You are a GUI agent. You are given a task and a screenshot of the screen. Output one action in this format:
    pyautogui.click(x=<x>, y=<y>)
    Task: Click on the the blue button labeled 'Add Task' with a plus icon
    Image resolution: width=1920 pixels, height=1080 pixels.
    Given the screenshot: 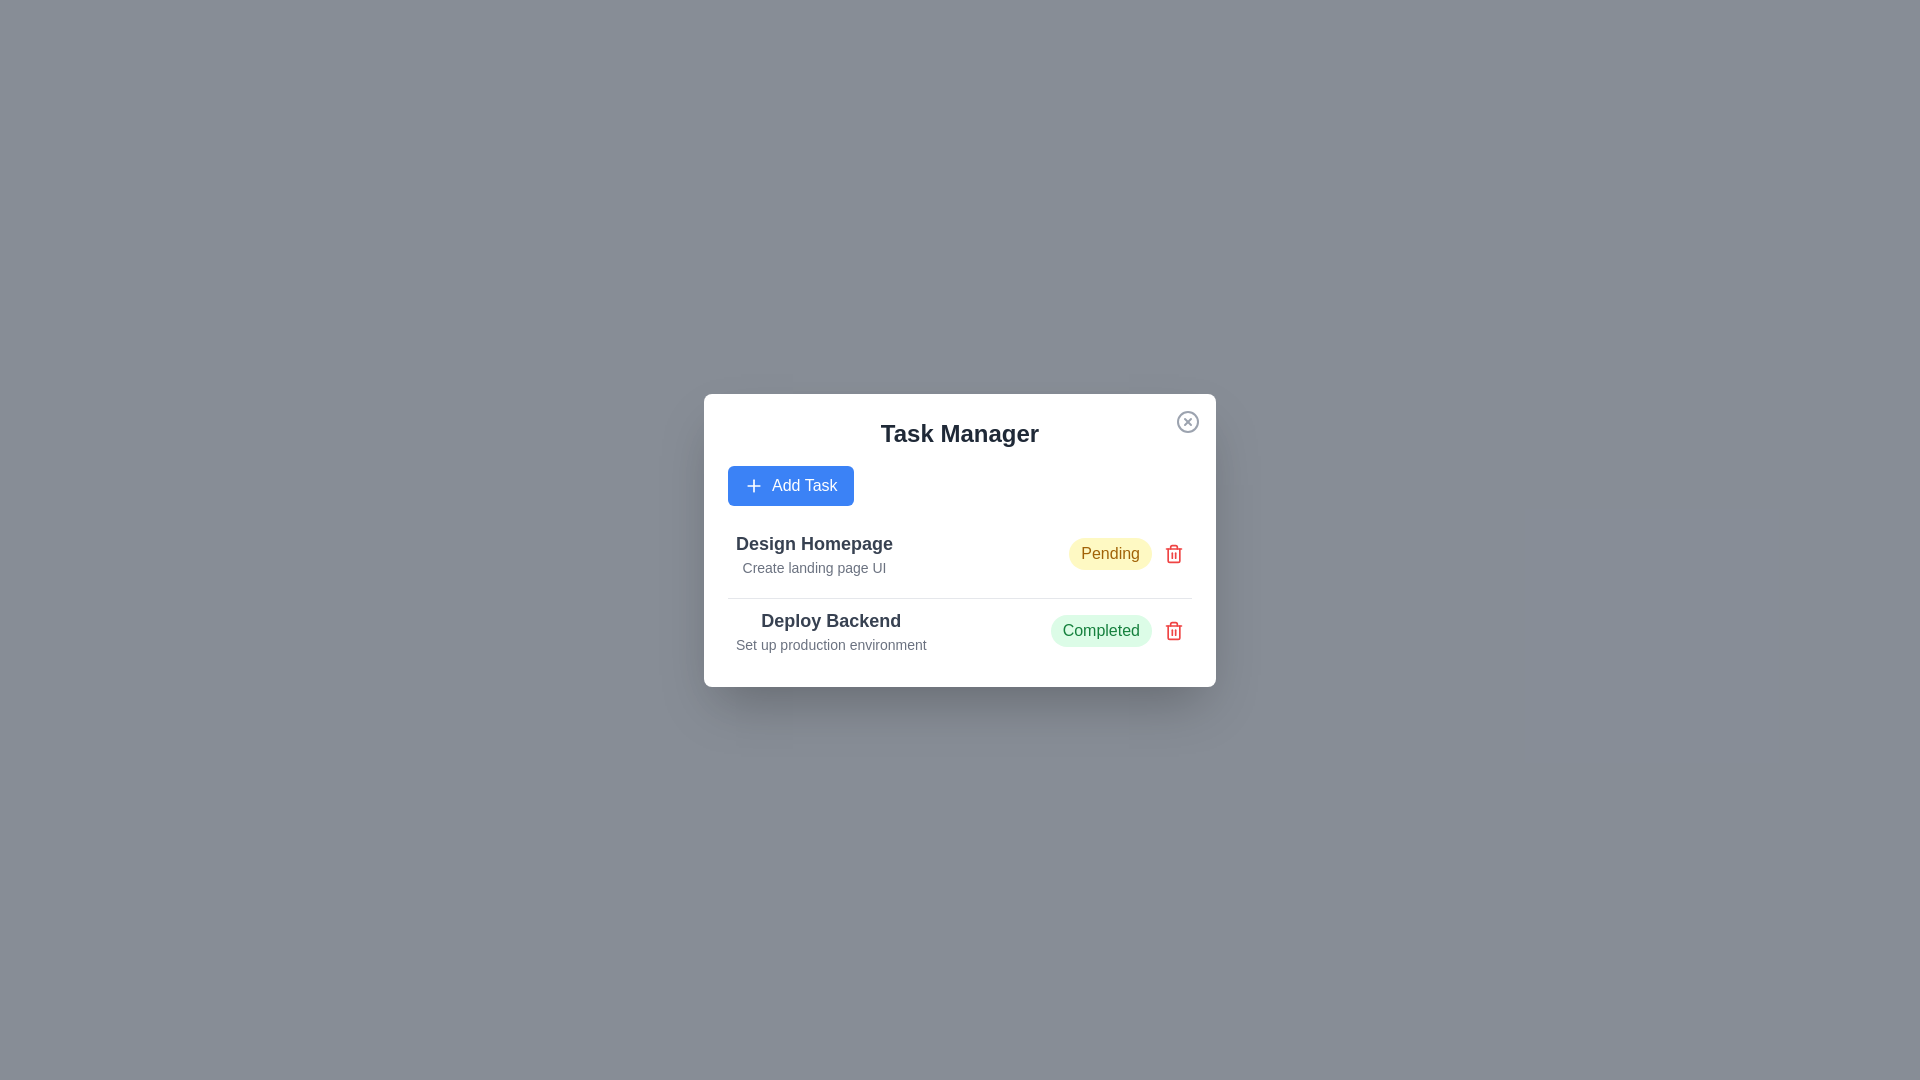 What is the action you would take?
    pyautogui.click(x=789, y=485)
    